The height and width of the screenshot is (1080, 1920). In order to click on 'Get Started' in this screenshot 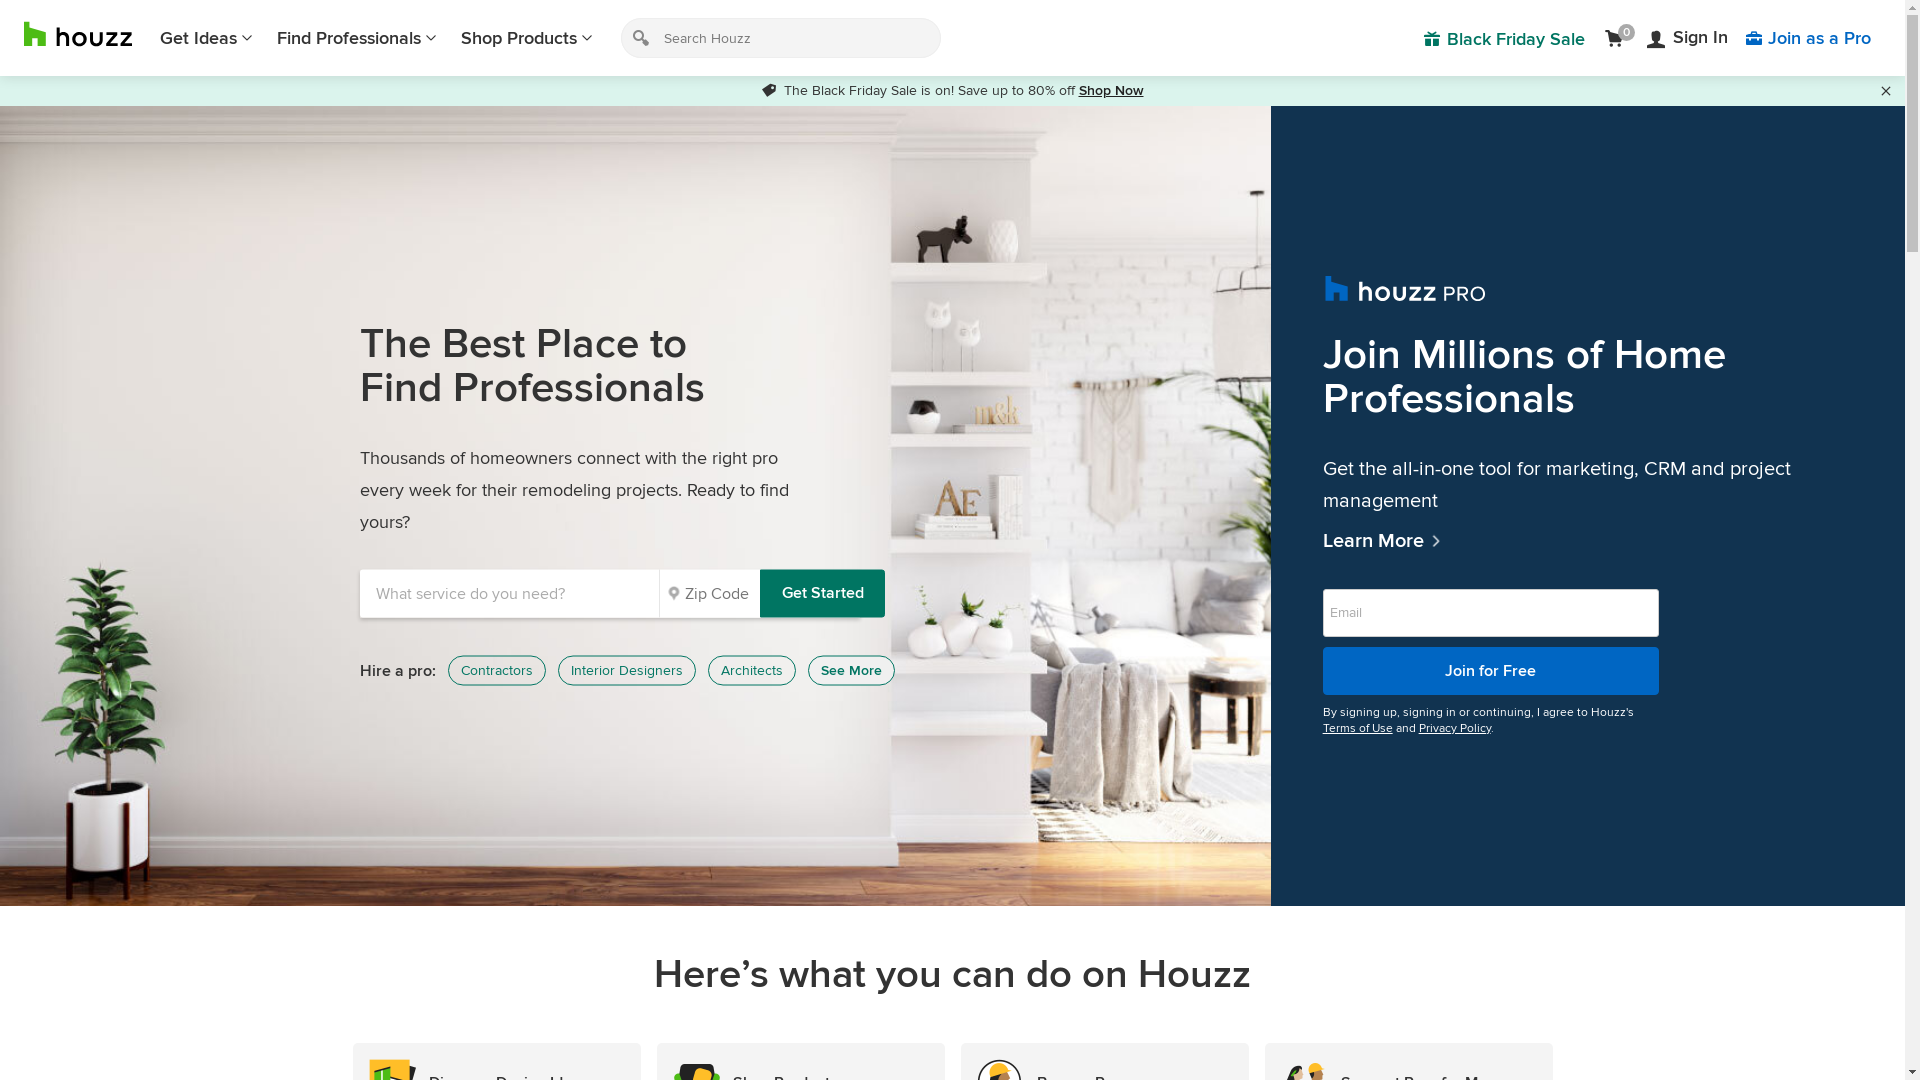, I will do `click(822, 593)`.